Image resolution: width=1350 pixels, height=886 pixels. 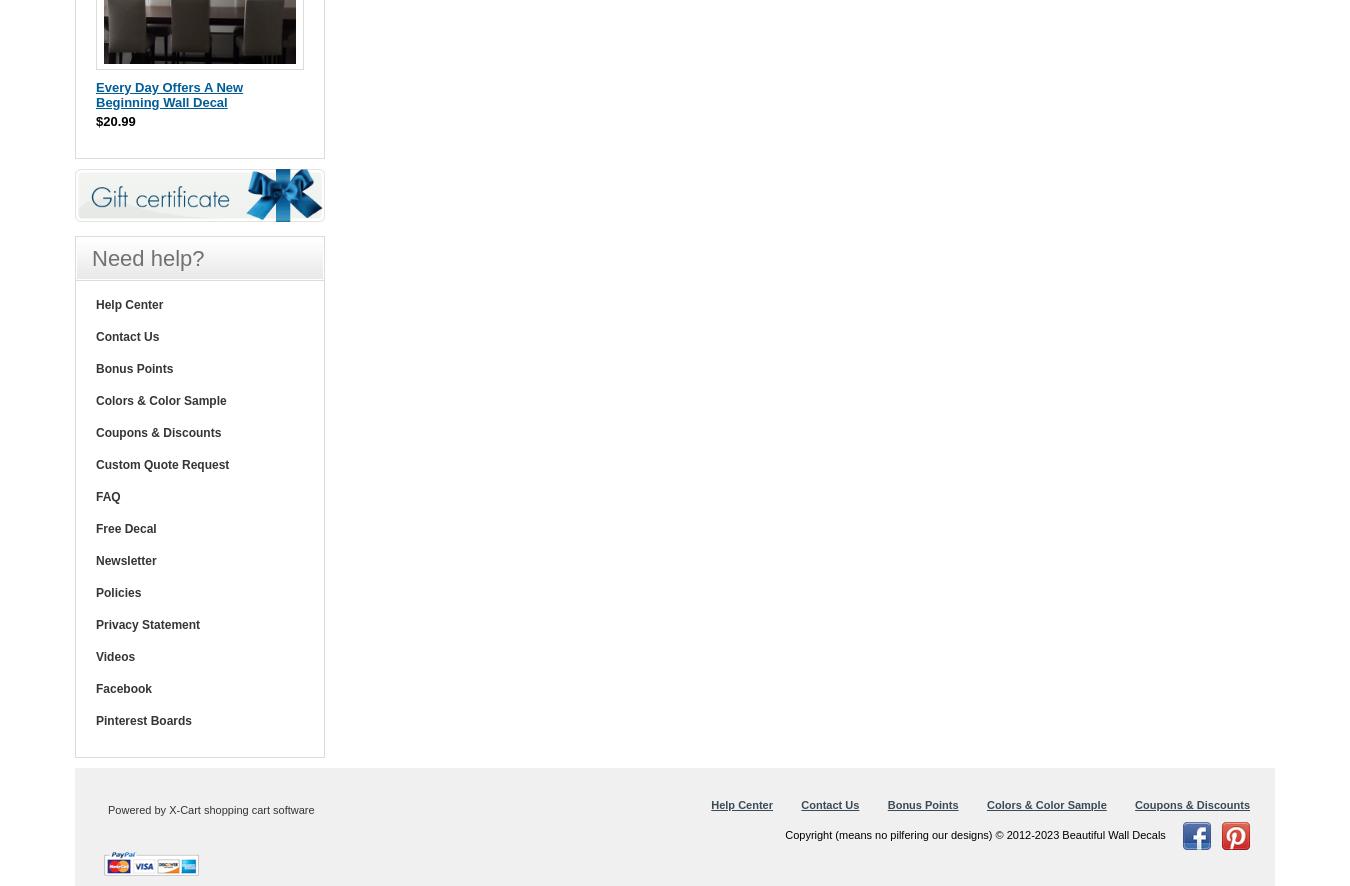 I want to click on 'FAQ', so click(x=94, y=494).